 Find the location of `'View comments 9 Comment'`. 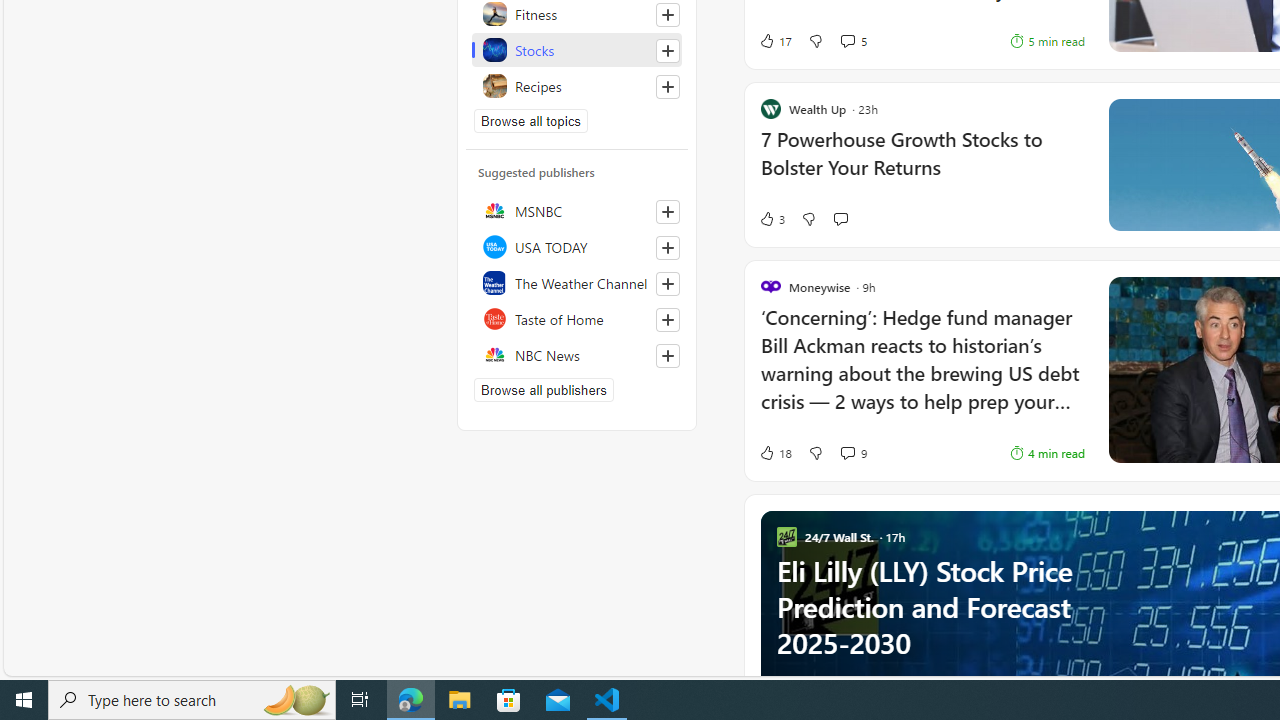

'View comments 9 Comment' is located at coordinates (853, 452).